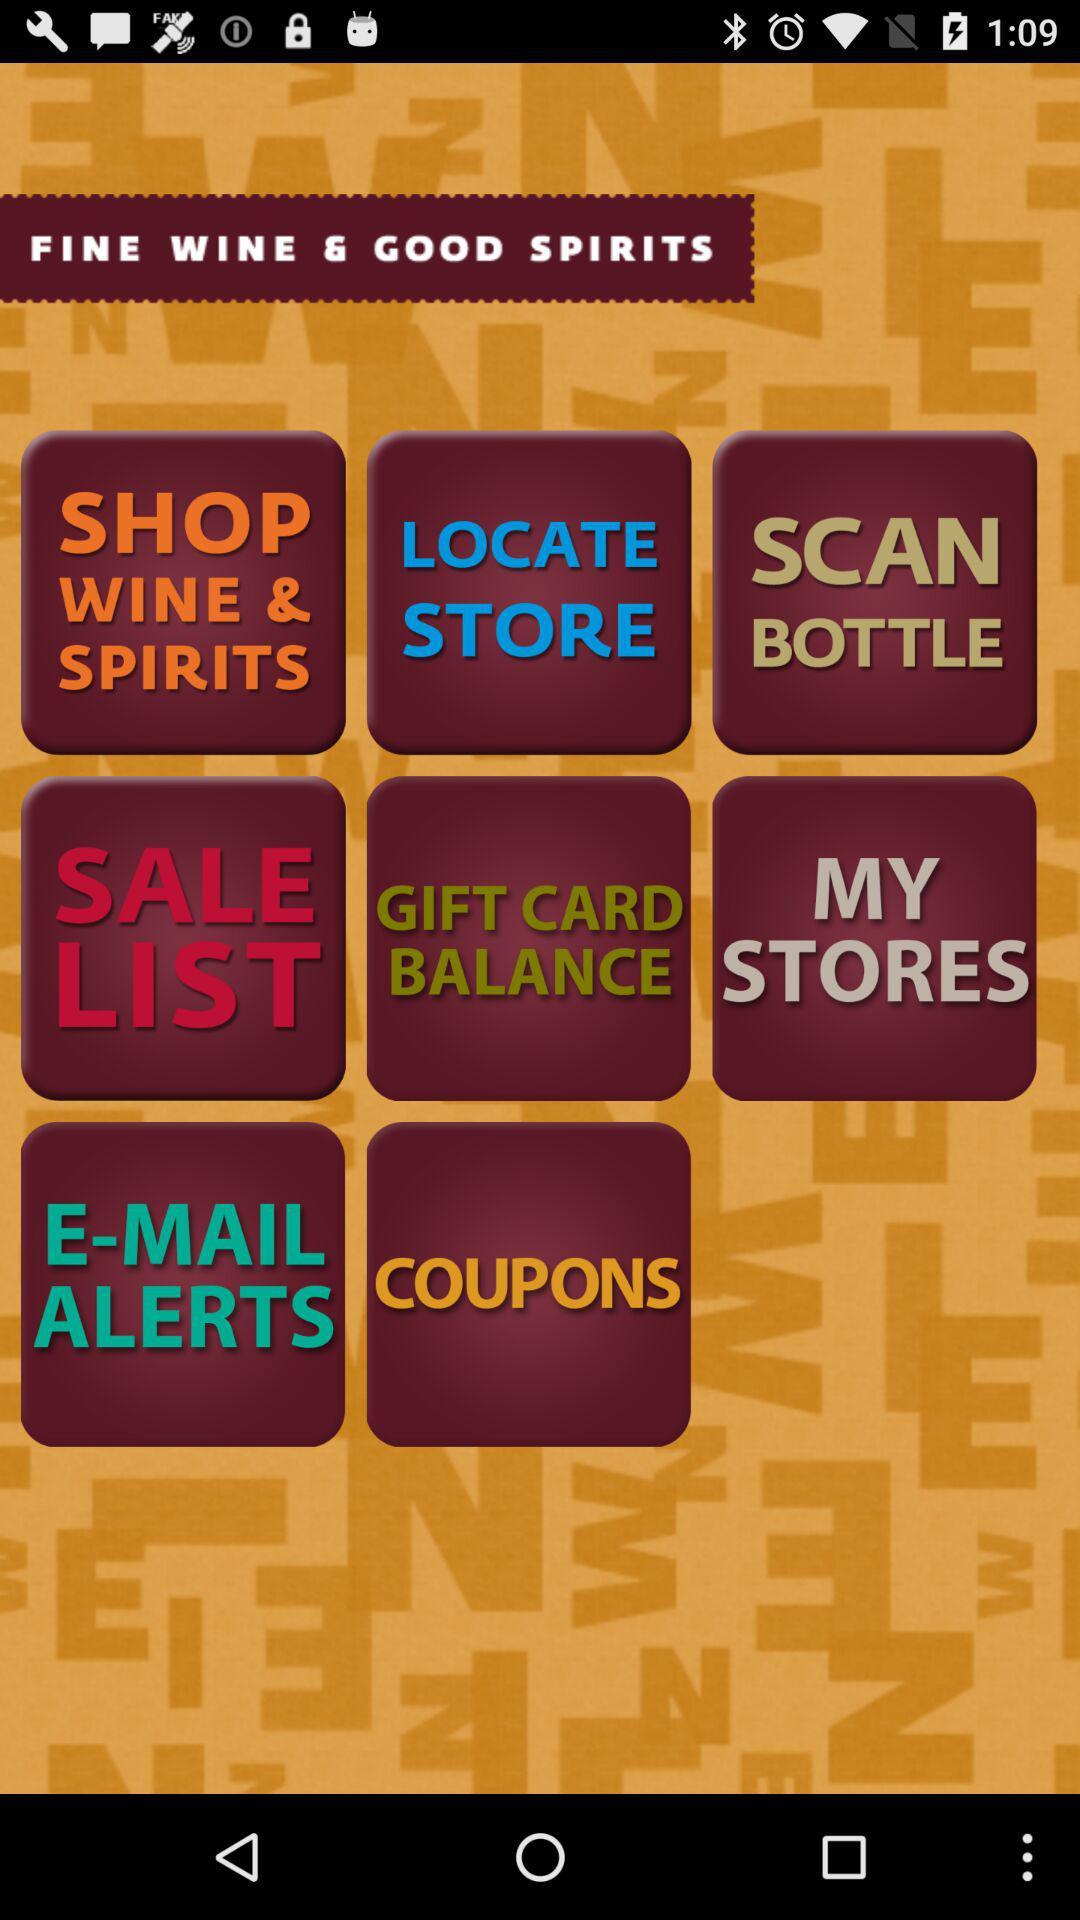 The height and width of the screenshot is (1920, 1080). What do you see at coordinates (873, 937) in the screenshot?
I see `the my stories option` at bounding box center [873, 937].